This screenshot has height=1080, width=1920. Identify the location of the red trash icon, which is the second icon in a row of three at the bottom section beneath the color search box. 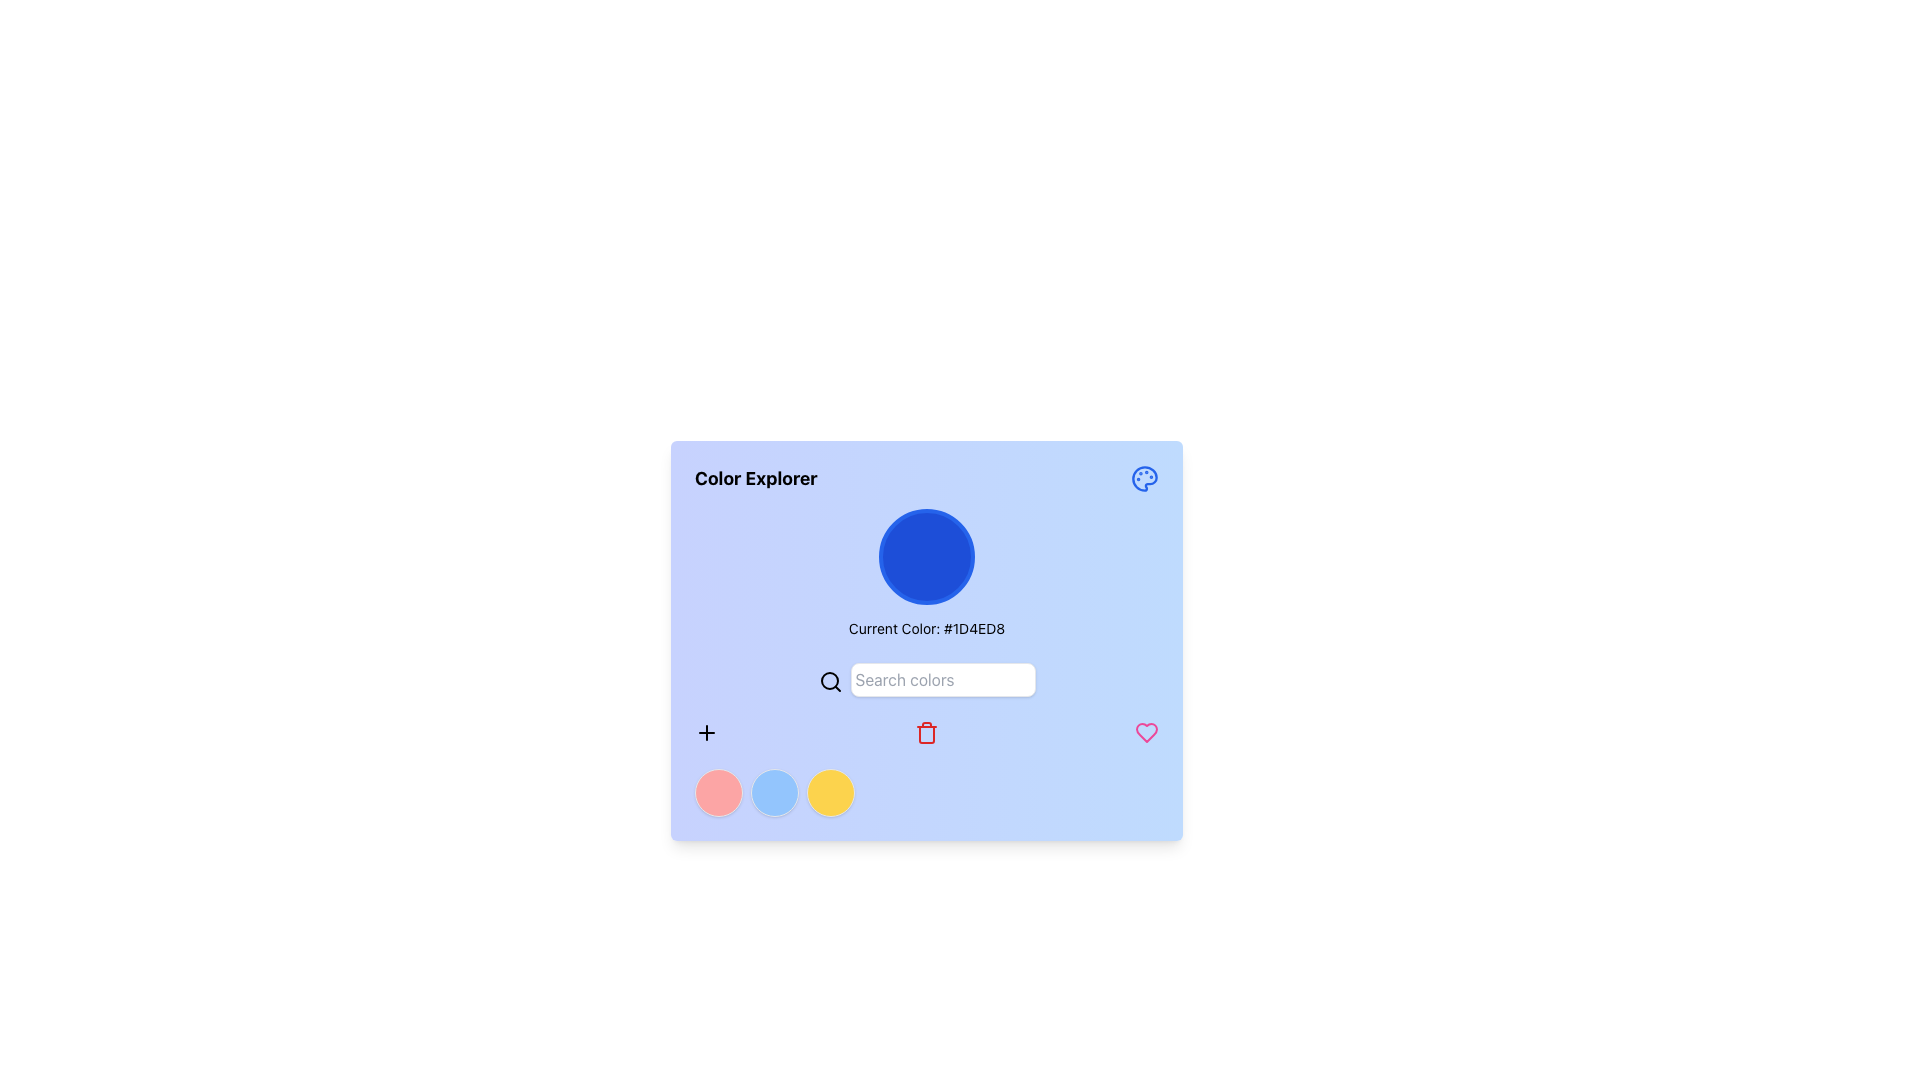
(925, 732).